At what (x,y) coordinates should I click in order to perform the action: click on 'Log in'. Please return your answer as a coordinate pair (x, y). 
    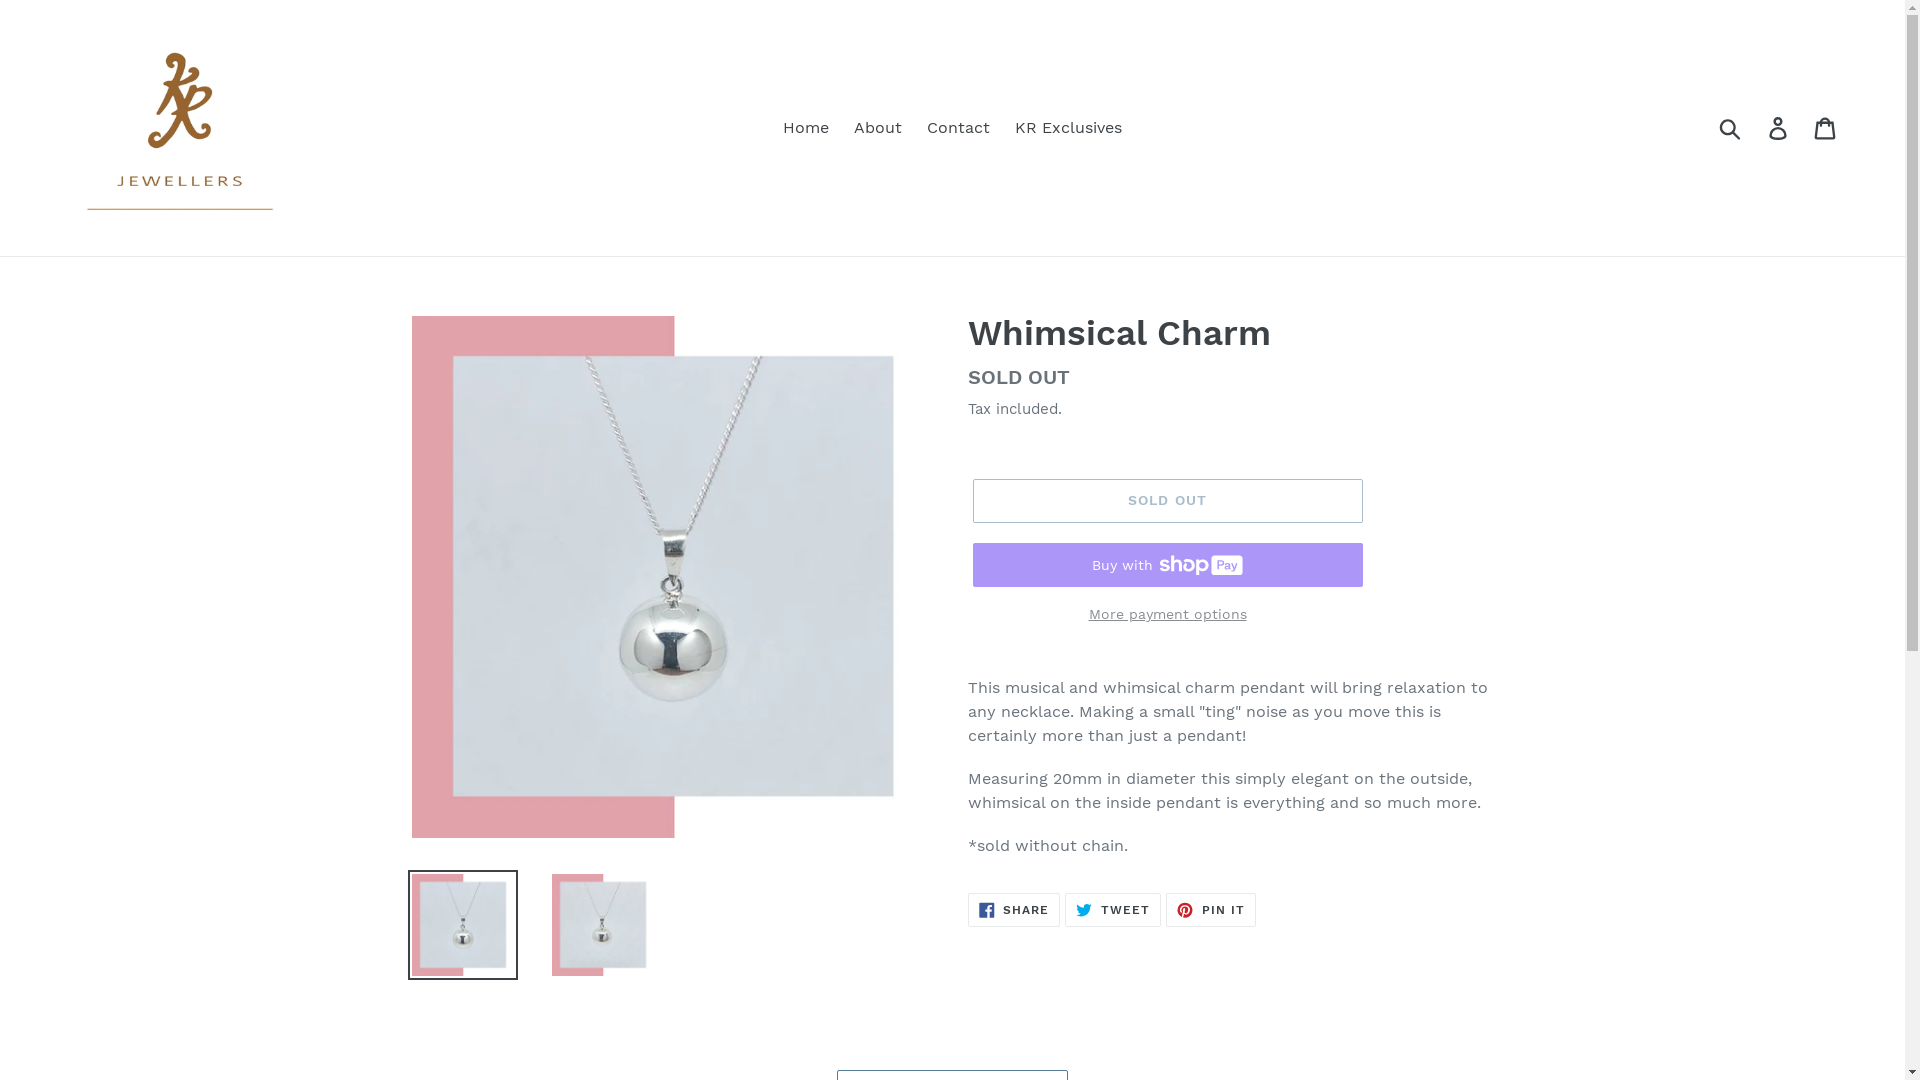
    Looking at the image, I should click on (1779, 128).